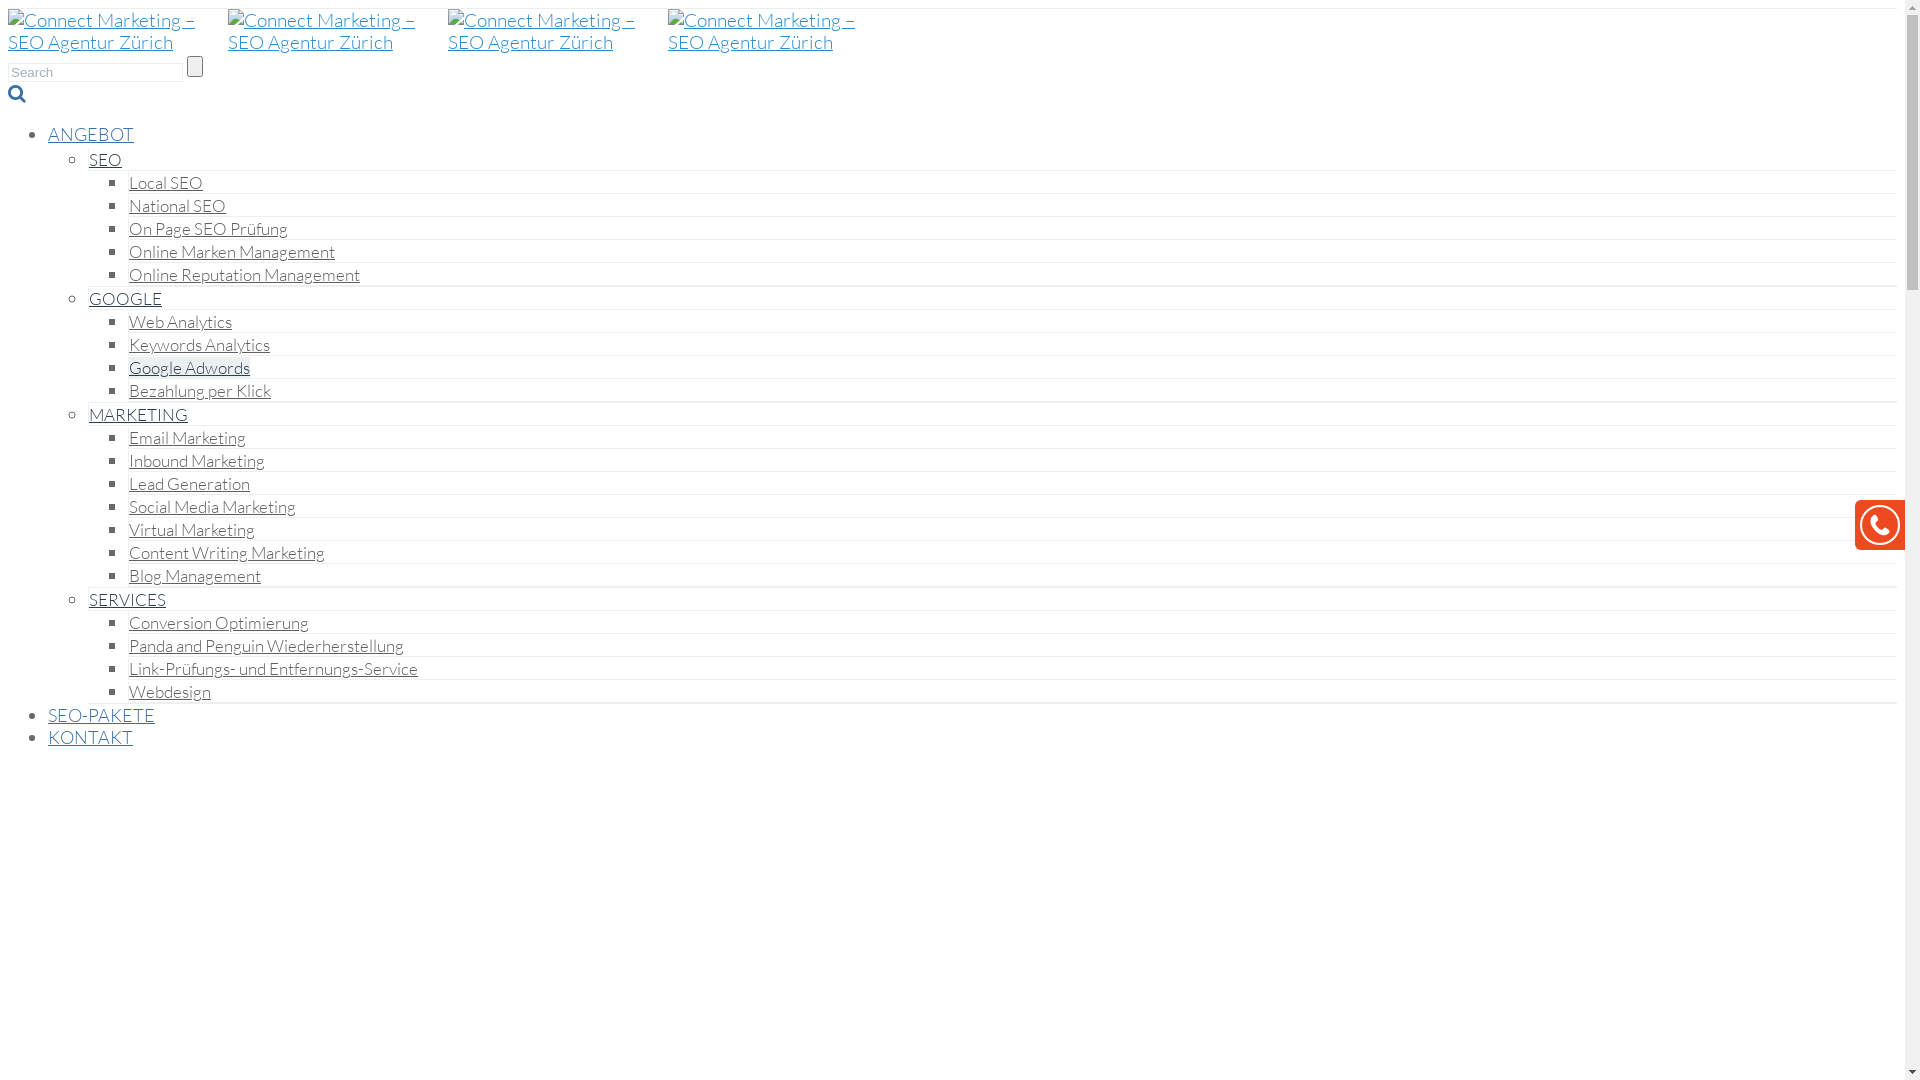 The height and width of the screenshot is (1080, 1920). I want to click on 'Social Media Marketing', so click(211, 505).